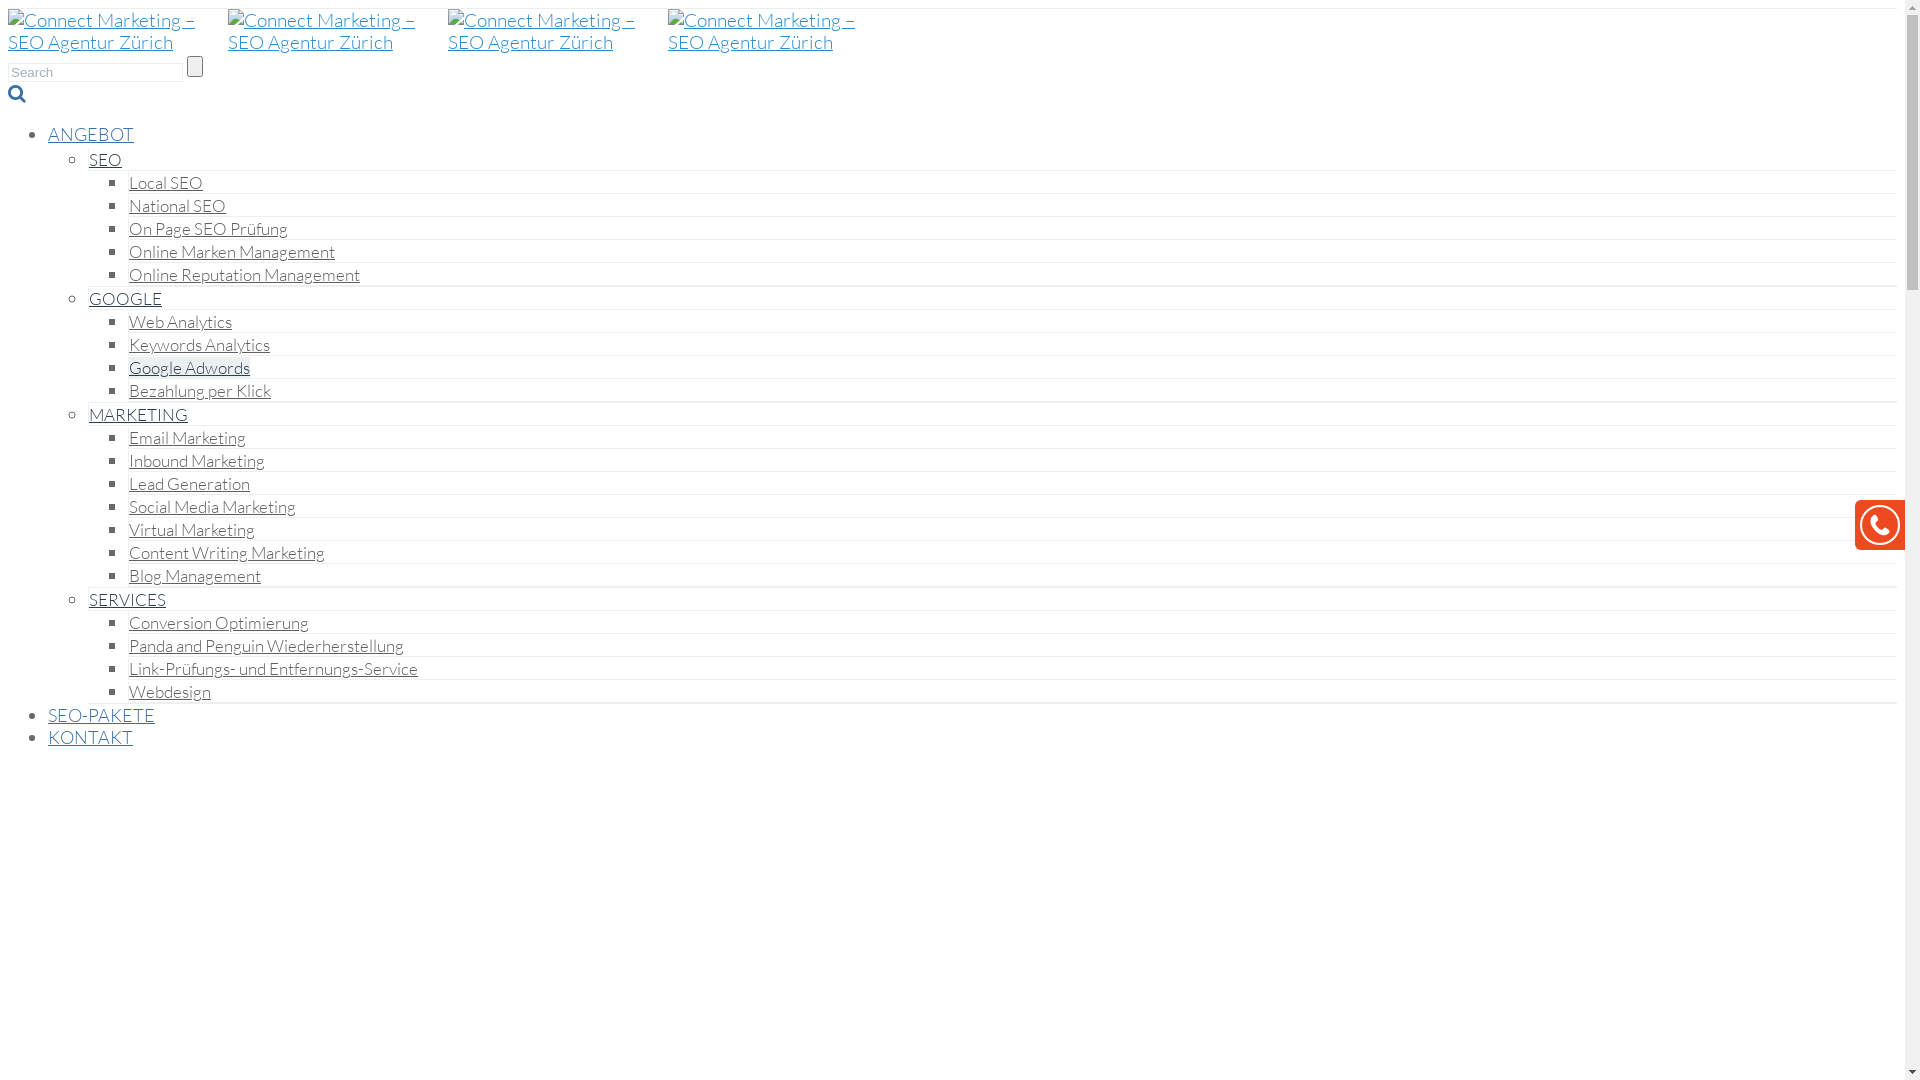 The height and width of the screenshot is (1080, 1920). I want to click on 'Social Media Marketing', so click(211, 505).